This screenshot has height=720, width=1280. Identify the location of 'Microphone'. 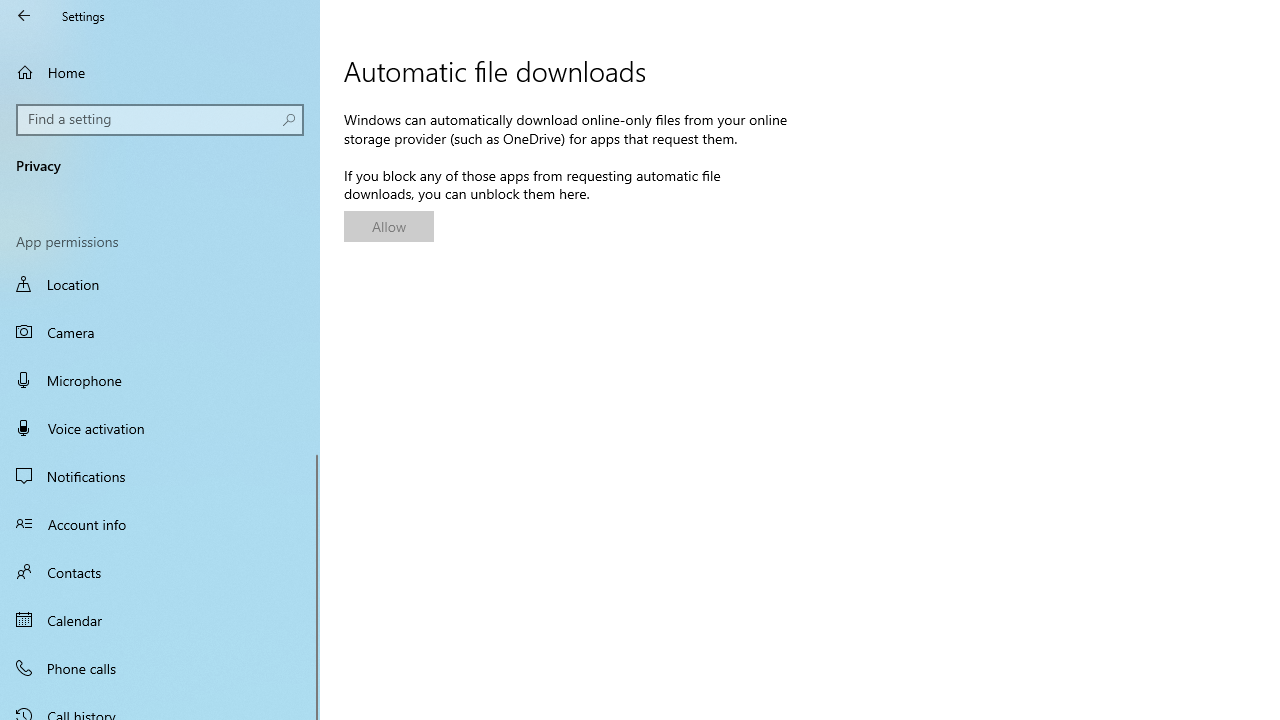
(160, 379).